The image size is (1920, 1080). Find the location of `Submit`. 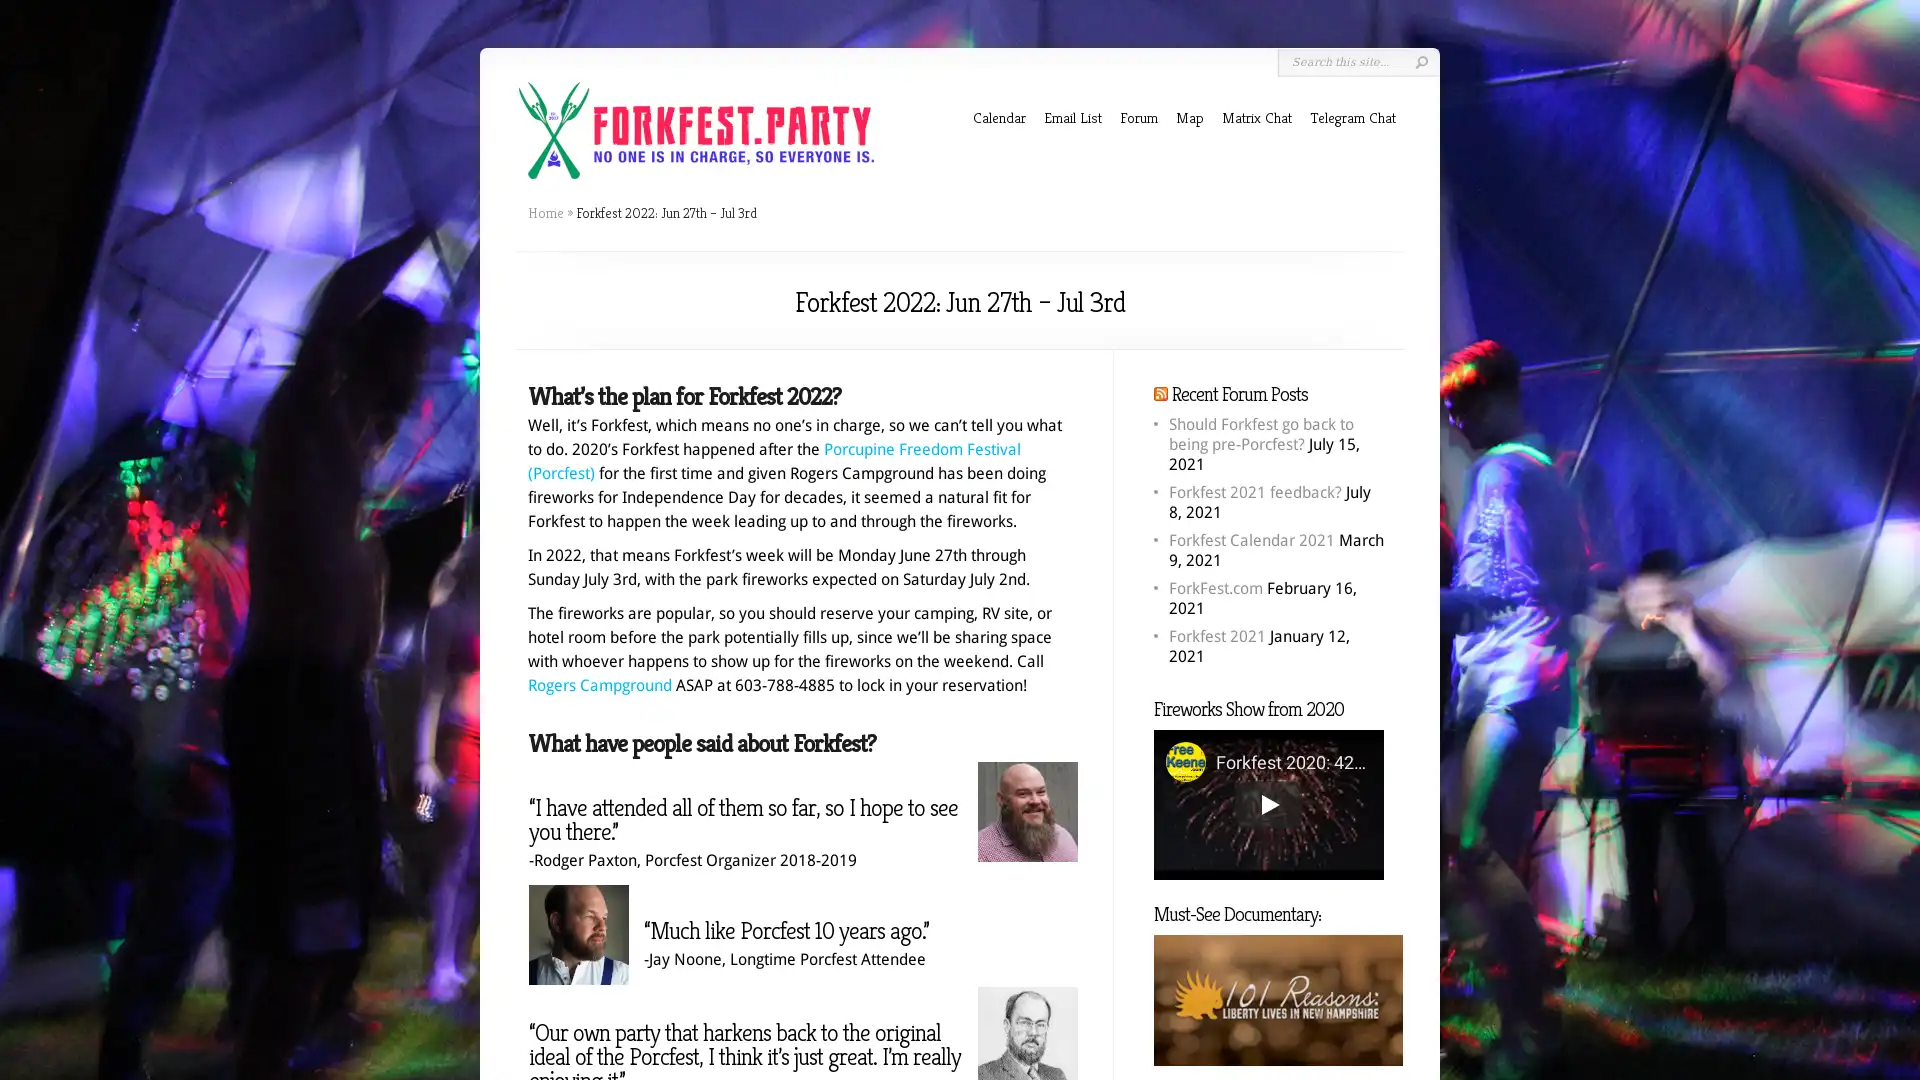

Submit is located at coordinates (1420, 61).